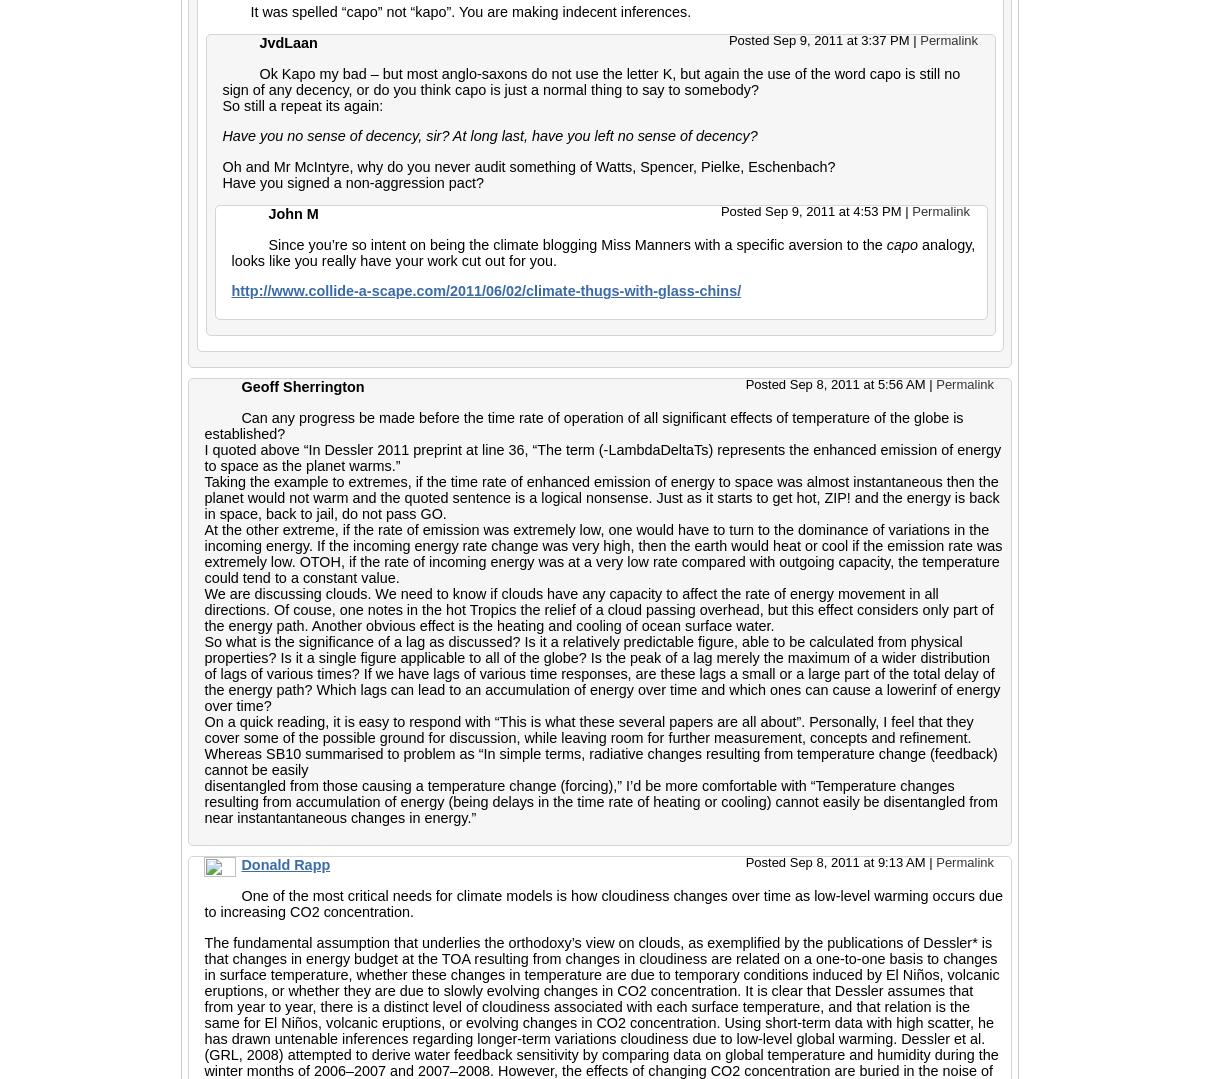 The height and width of the screenshot is (1079, 1212). What do you see at coordinates (602, 253) in the screenshot?
I see `'analogy, looks like you really have your work cut out for you.'` at bounding box center [602, 253].